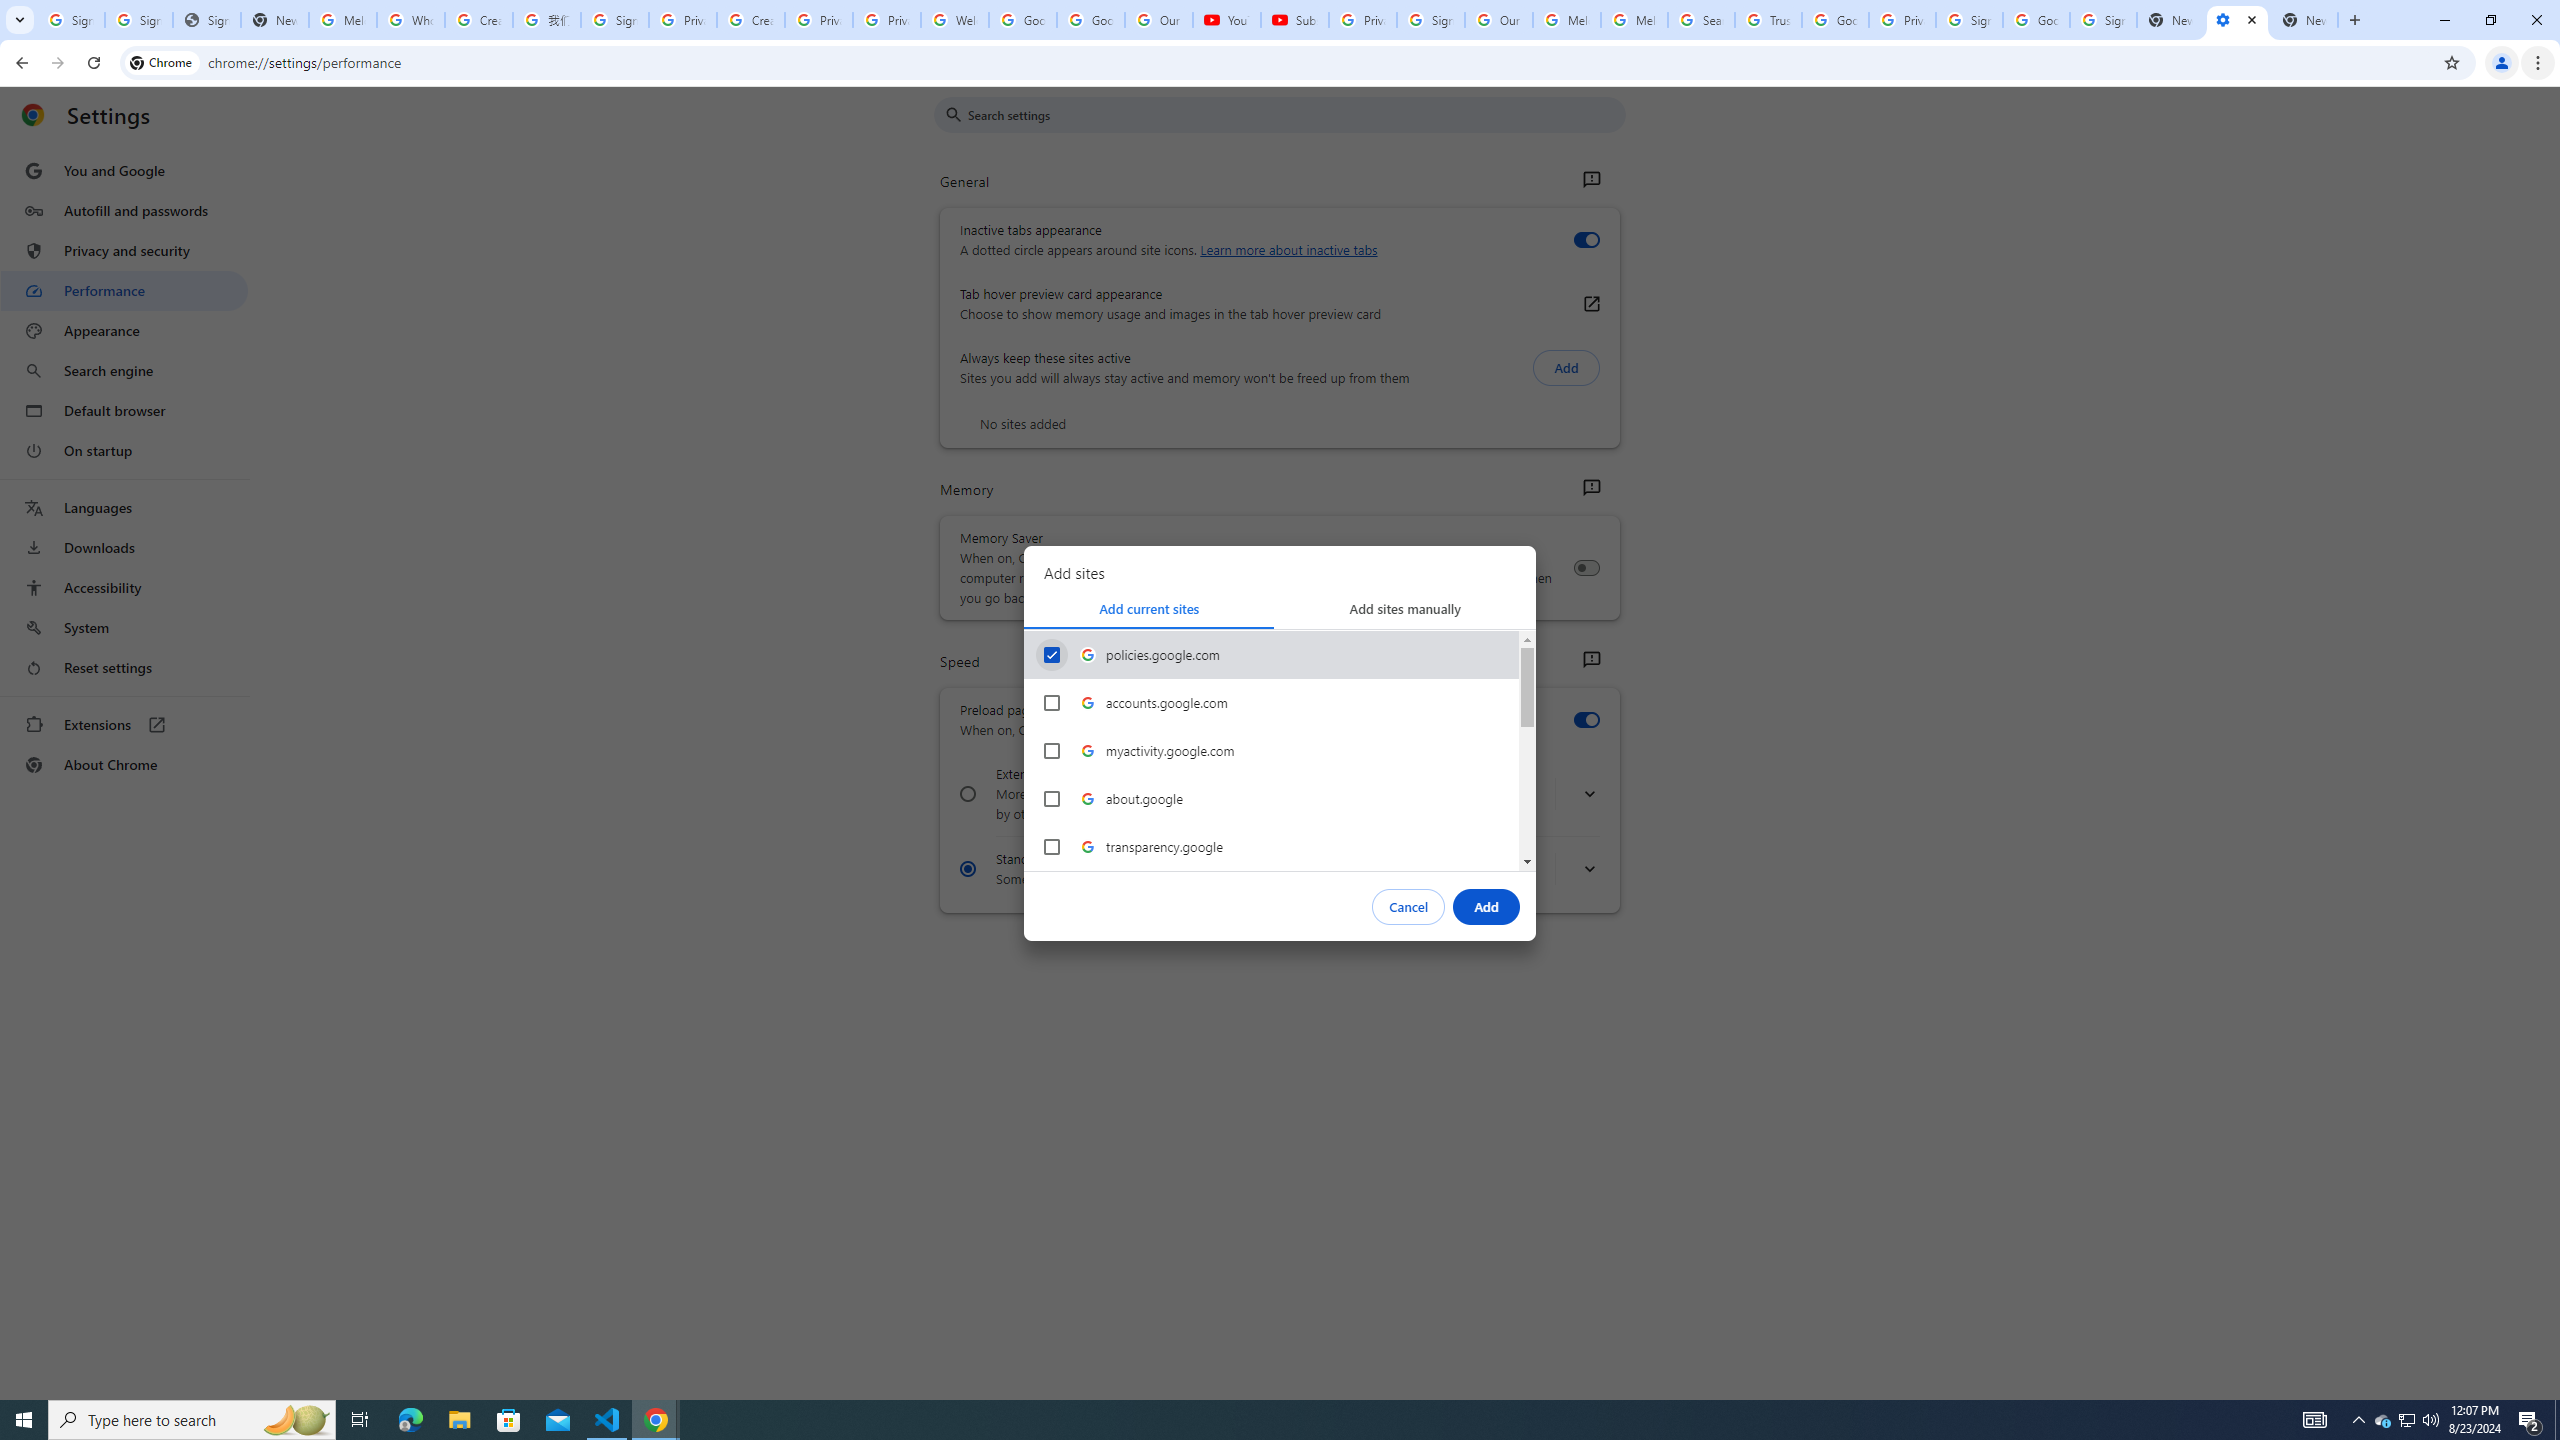 The height and width of the screenshot is (1440, 2560). Describe the element at coordinates (1295, 19) in the screenshot. I see `'Subscriptions - YouTube'` at that location.